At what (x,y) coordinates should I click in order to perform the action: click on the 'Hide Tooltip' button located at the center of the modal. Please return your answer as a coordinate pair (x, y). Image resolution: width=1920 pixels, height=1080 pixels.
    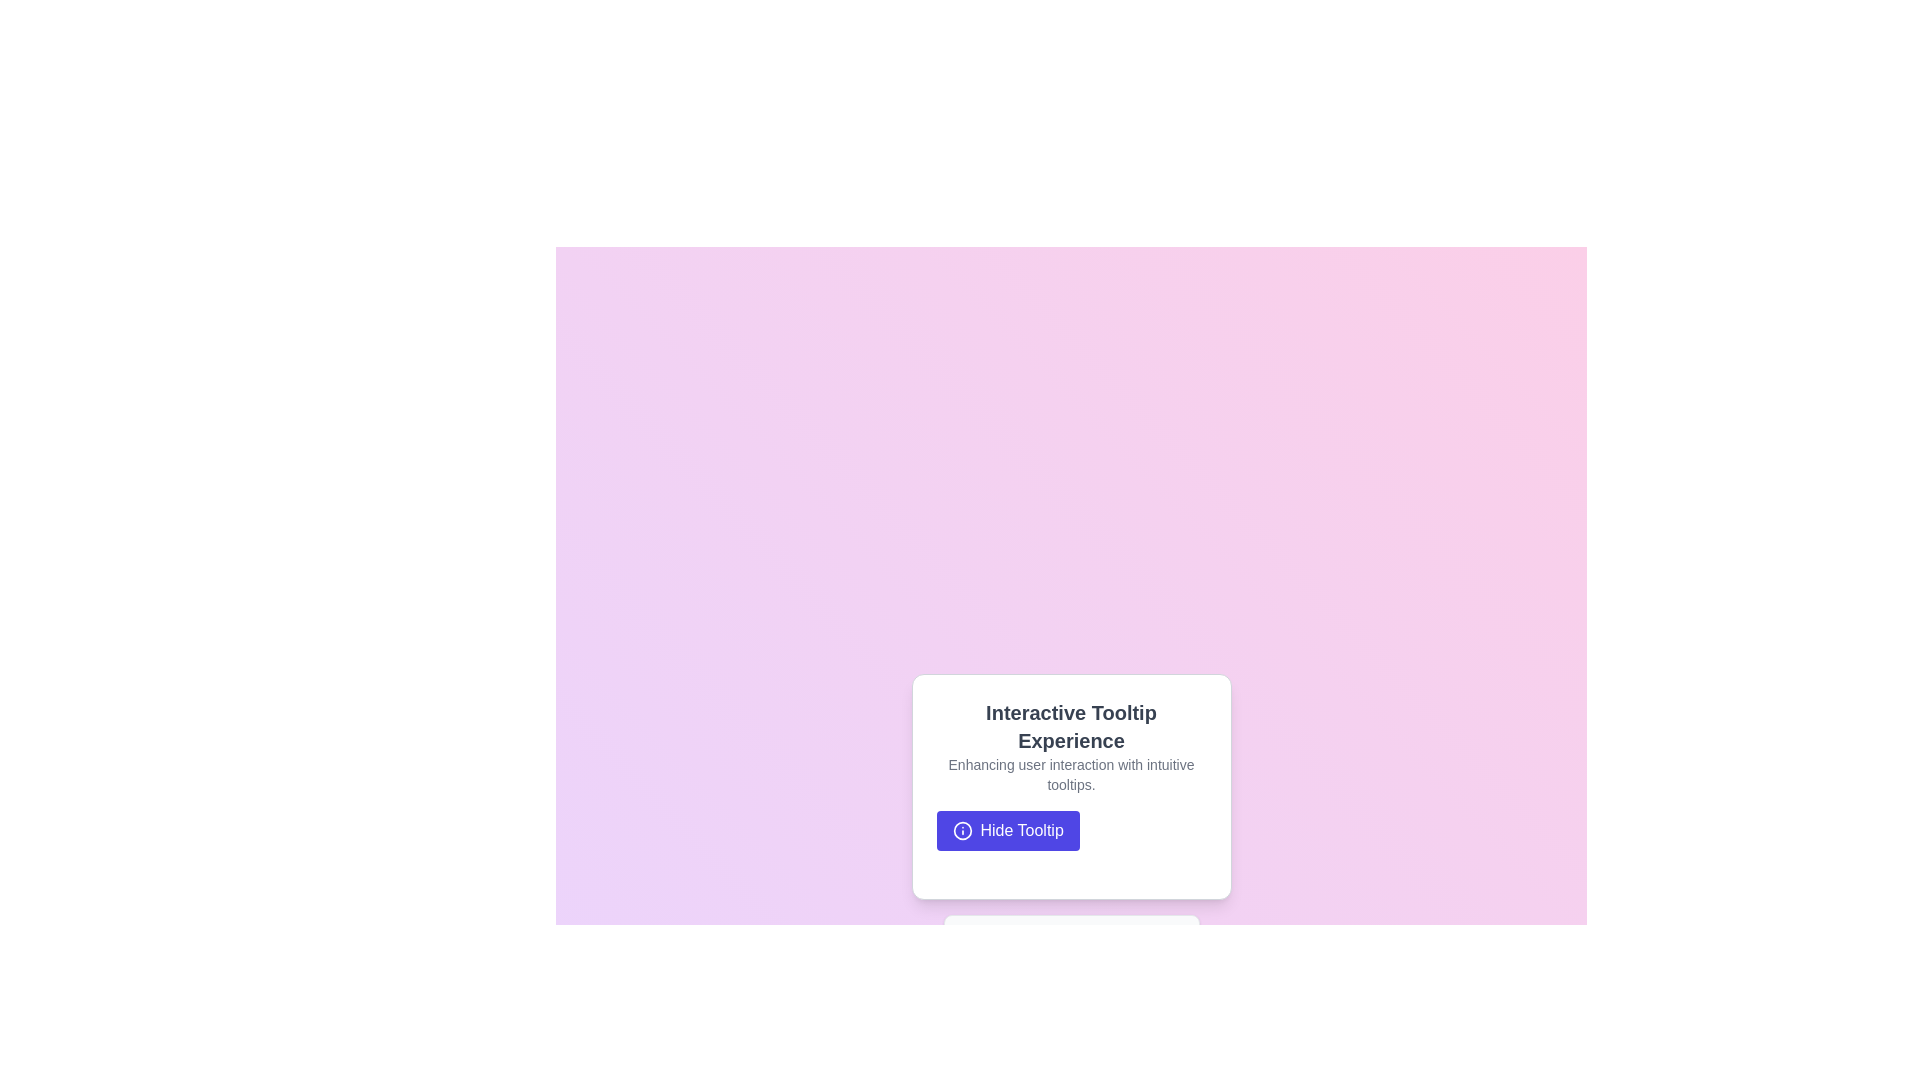
    Looking at the image, I should click on (1008, 830).